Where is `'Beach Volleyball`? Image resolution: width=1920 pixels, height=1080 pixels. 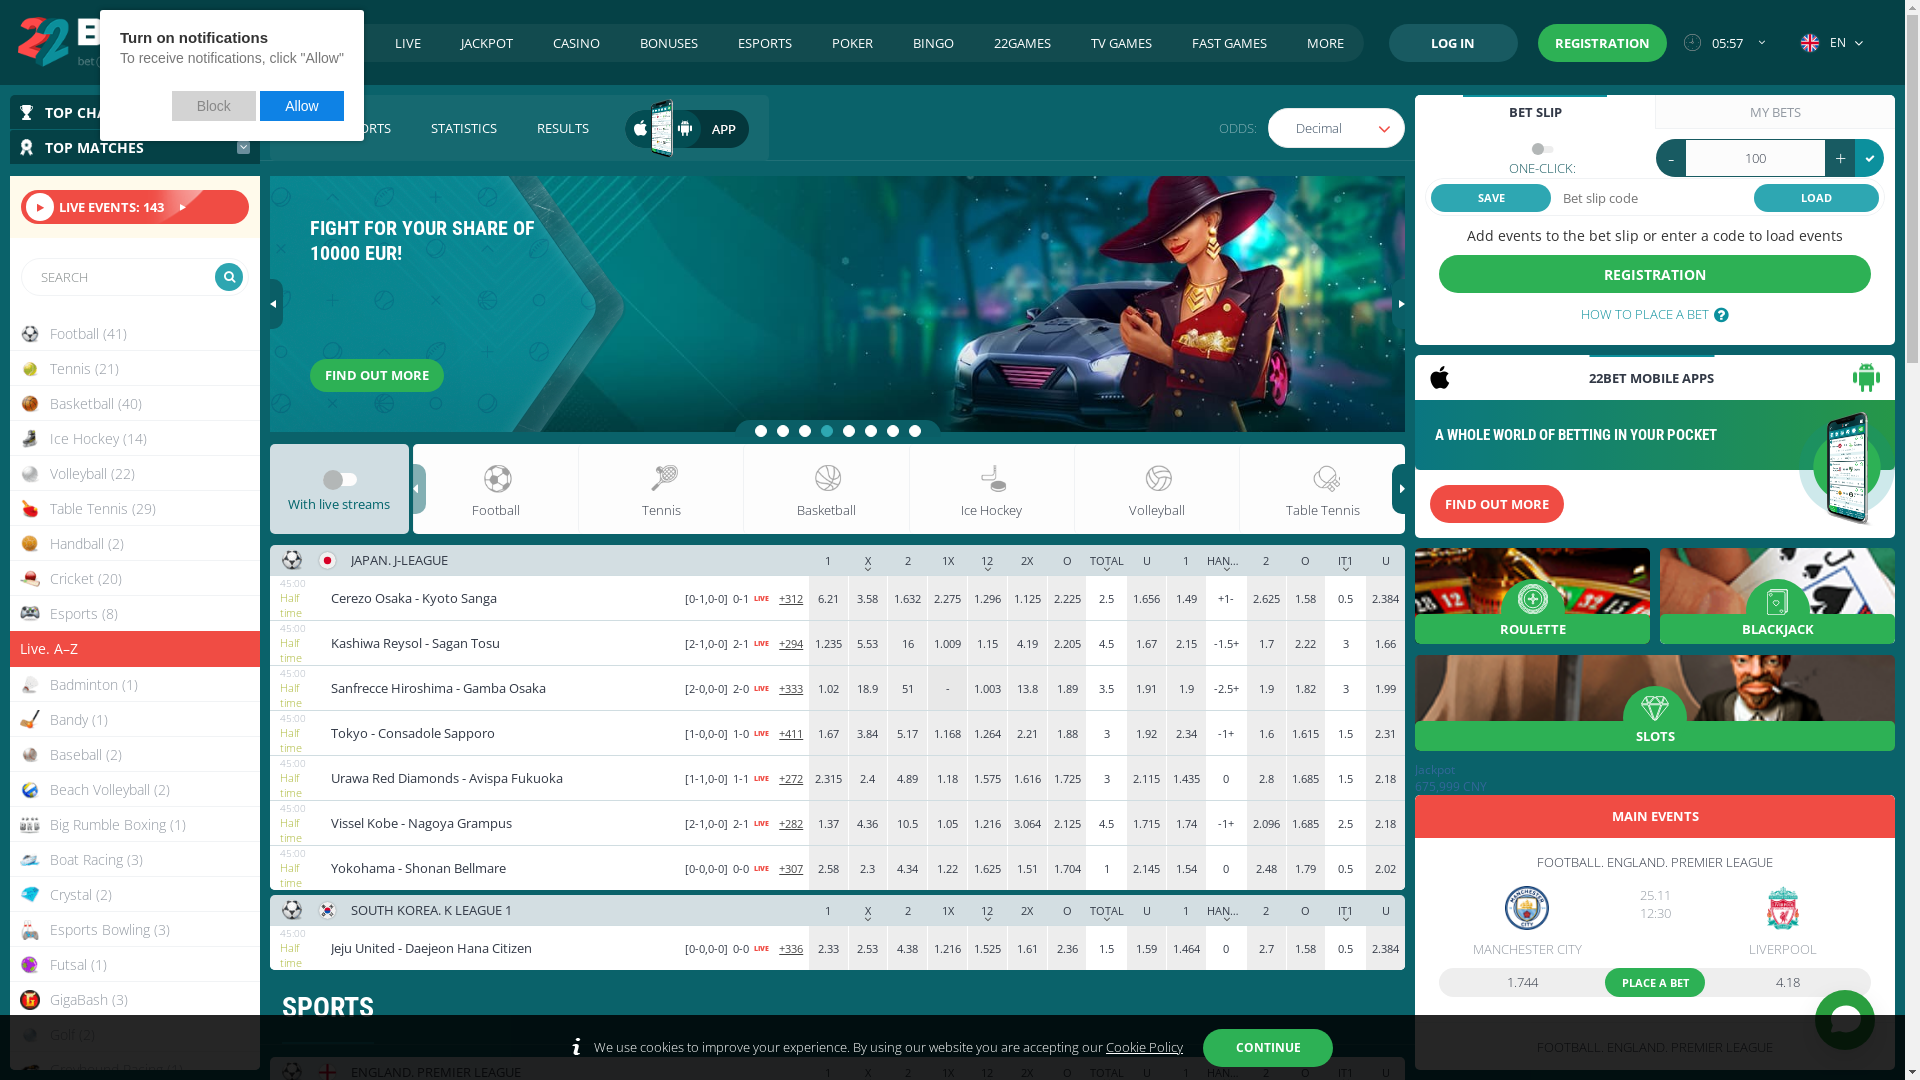 'Beach Volleyball is located at coordinates (133, 788).